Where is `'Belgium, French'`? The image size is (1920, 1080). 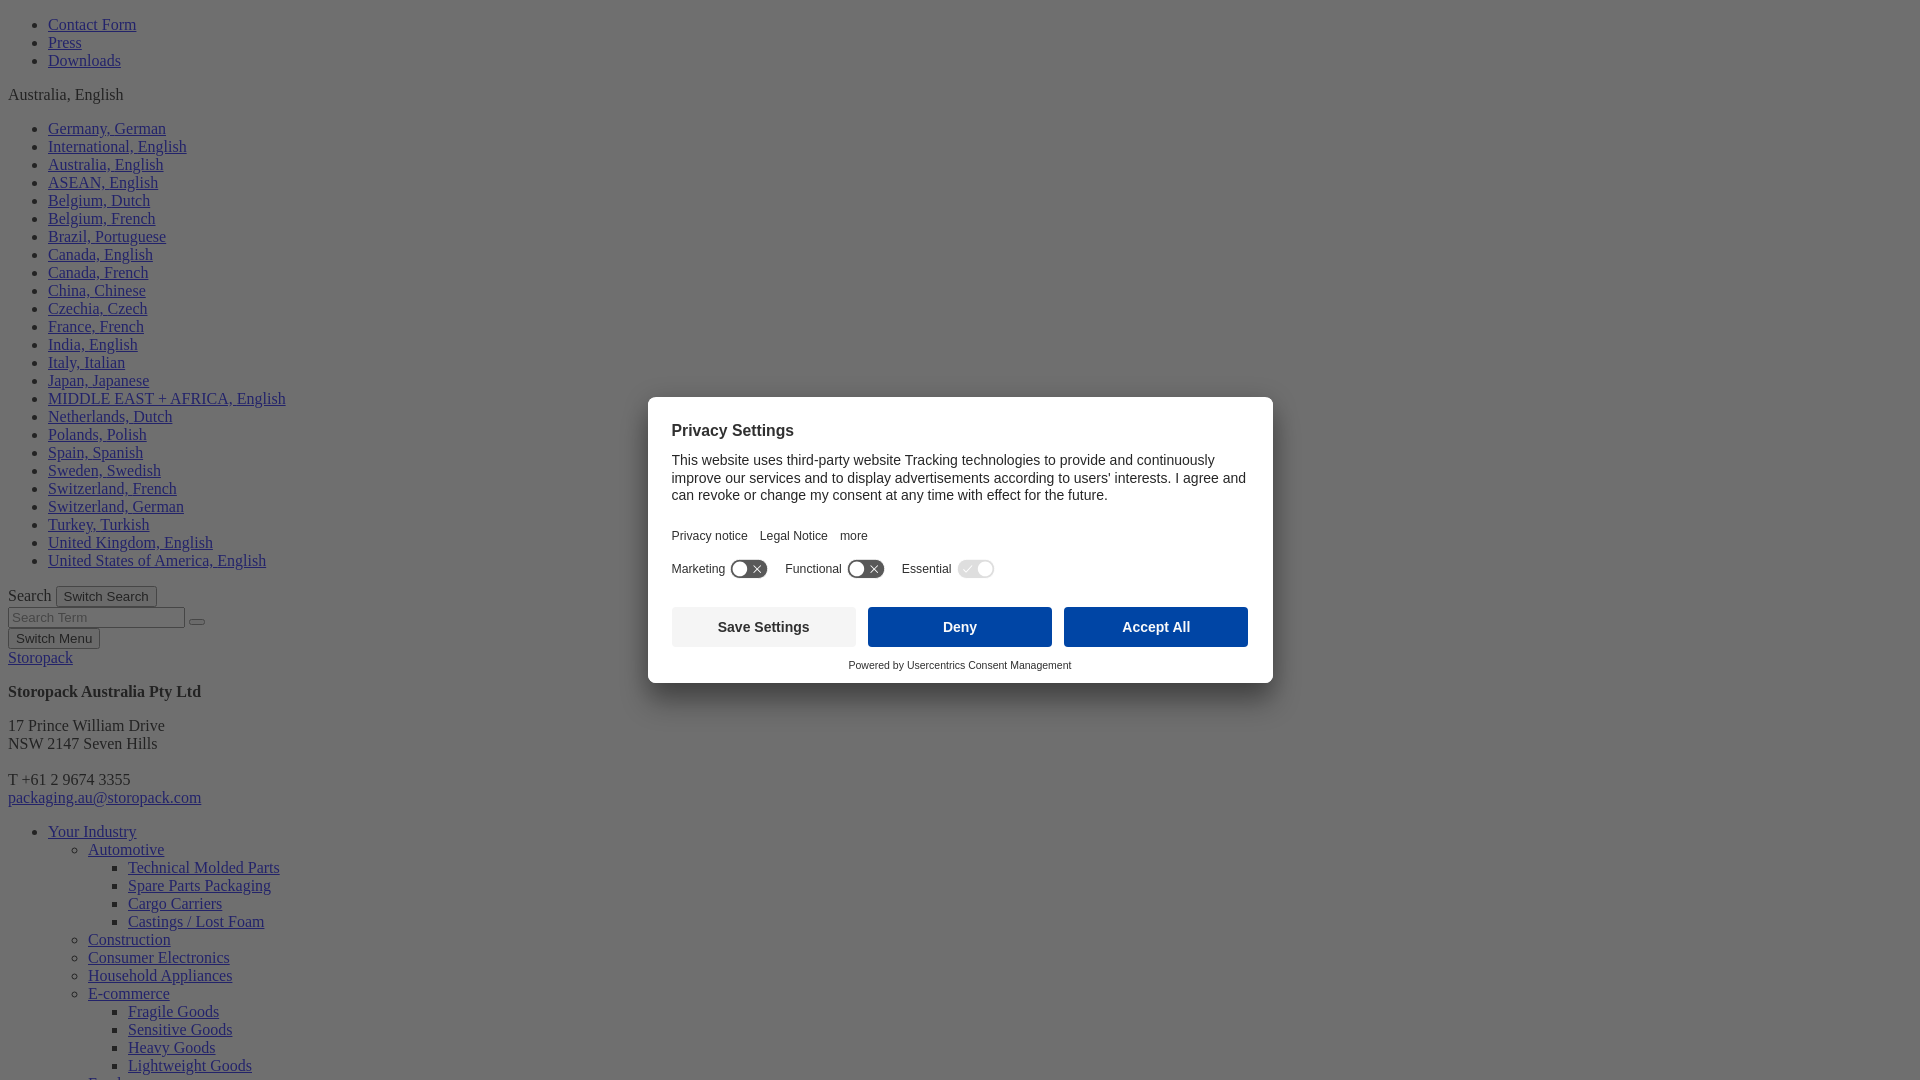
'Belgium, French' is located at coordinates (100, 218).